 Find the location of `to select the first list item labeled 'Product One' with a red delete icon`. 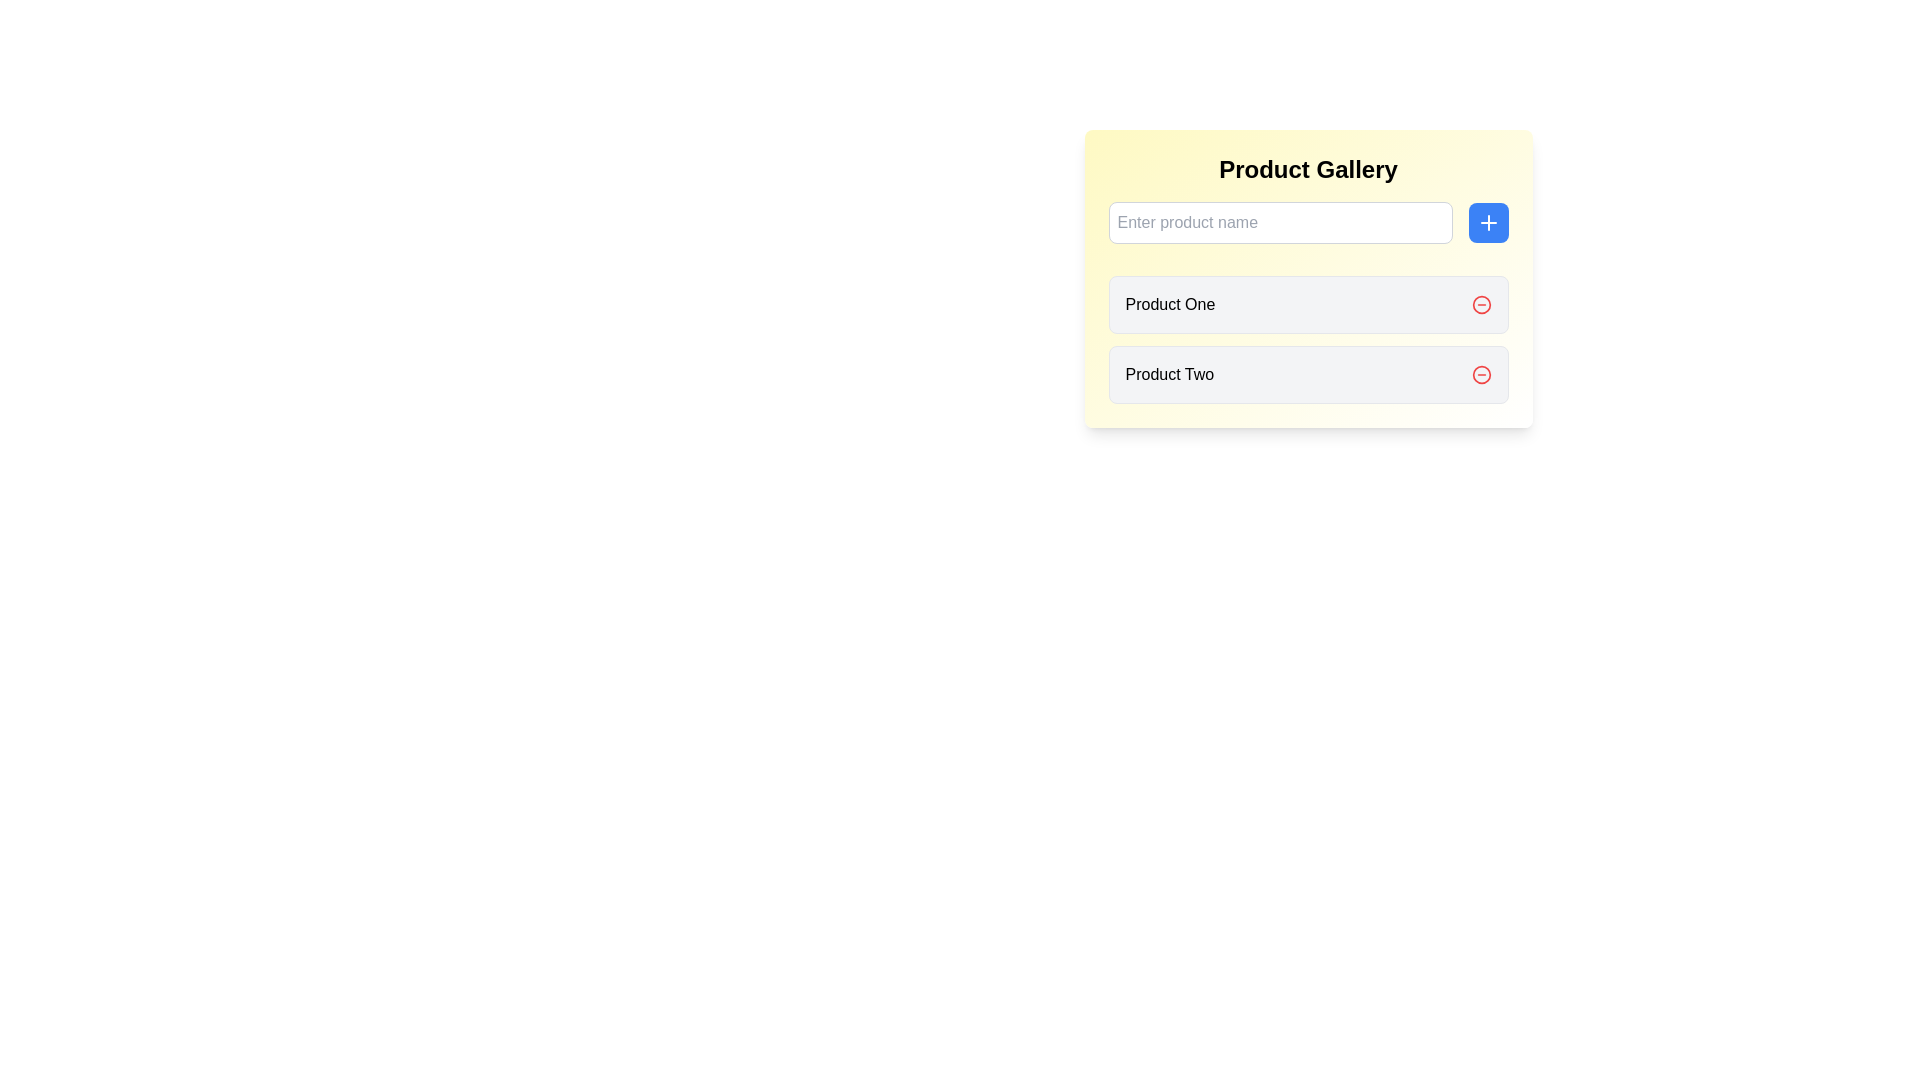

to select the first list item labeled 'Product One' with a red delete icon is located at coordinates (1308, 304).